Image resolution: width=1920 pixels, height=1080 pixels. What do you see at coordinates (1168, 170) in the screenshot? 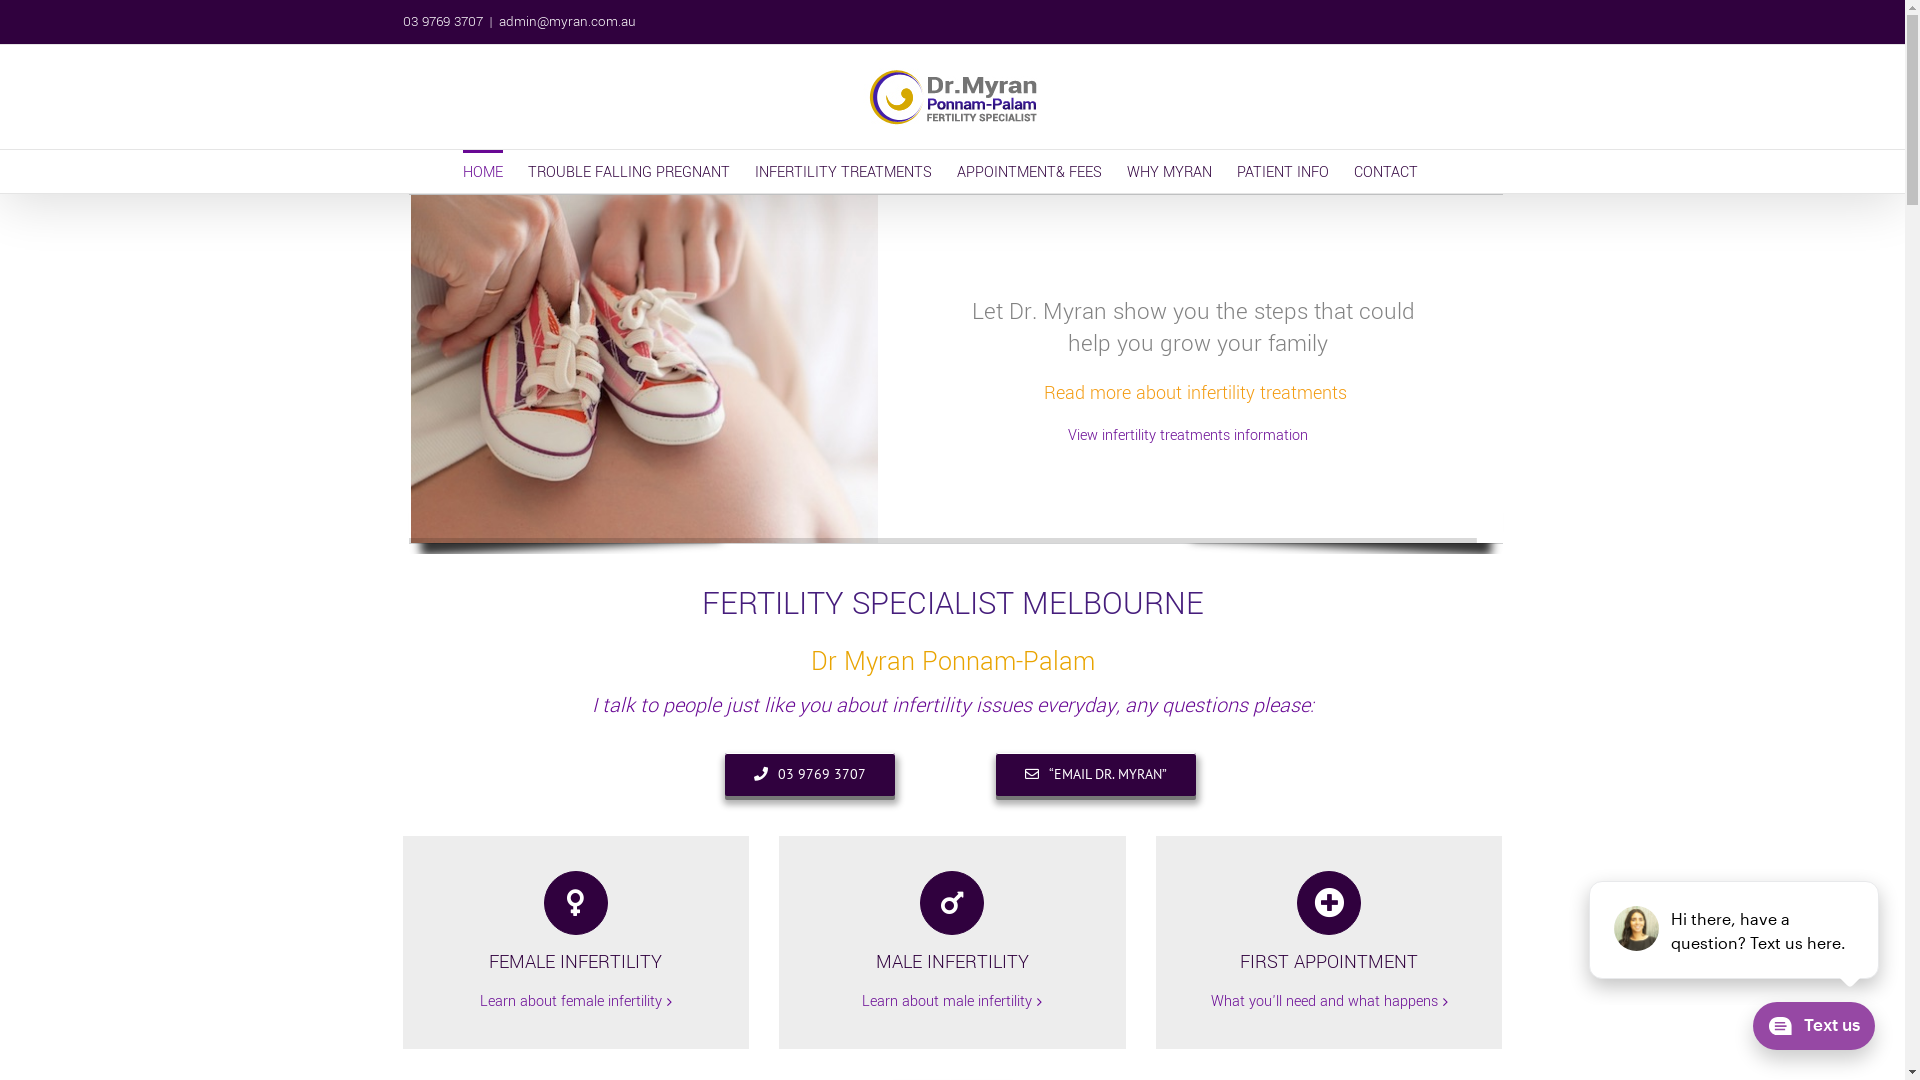
I see `'WHY MYRAN'` at bounding box center [1168, 170].